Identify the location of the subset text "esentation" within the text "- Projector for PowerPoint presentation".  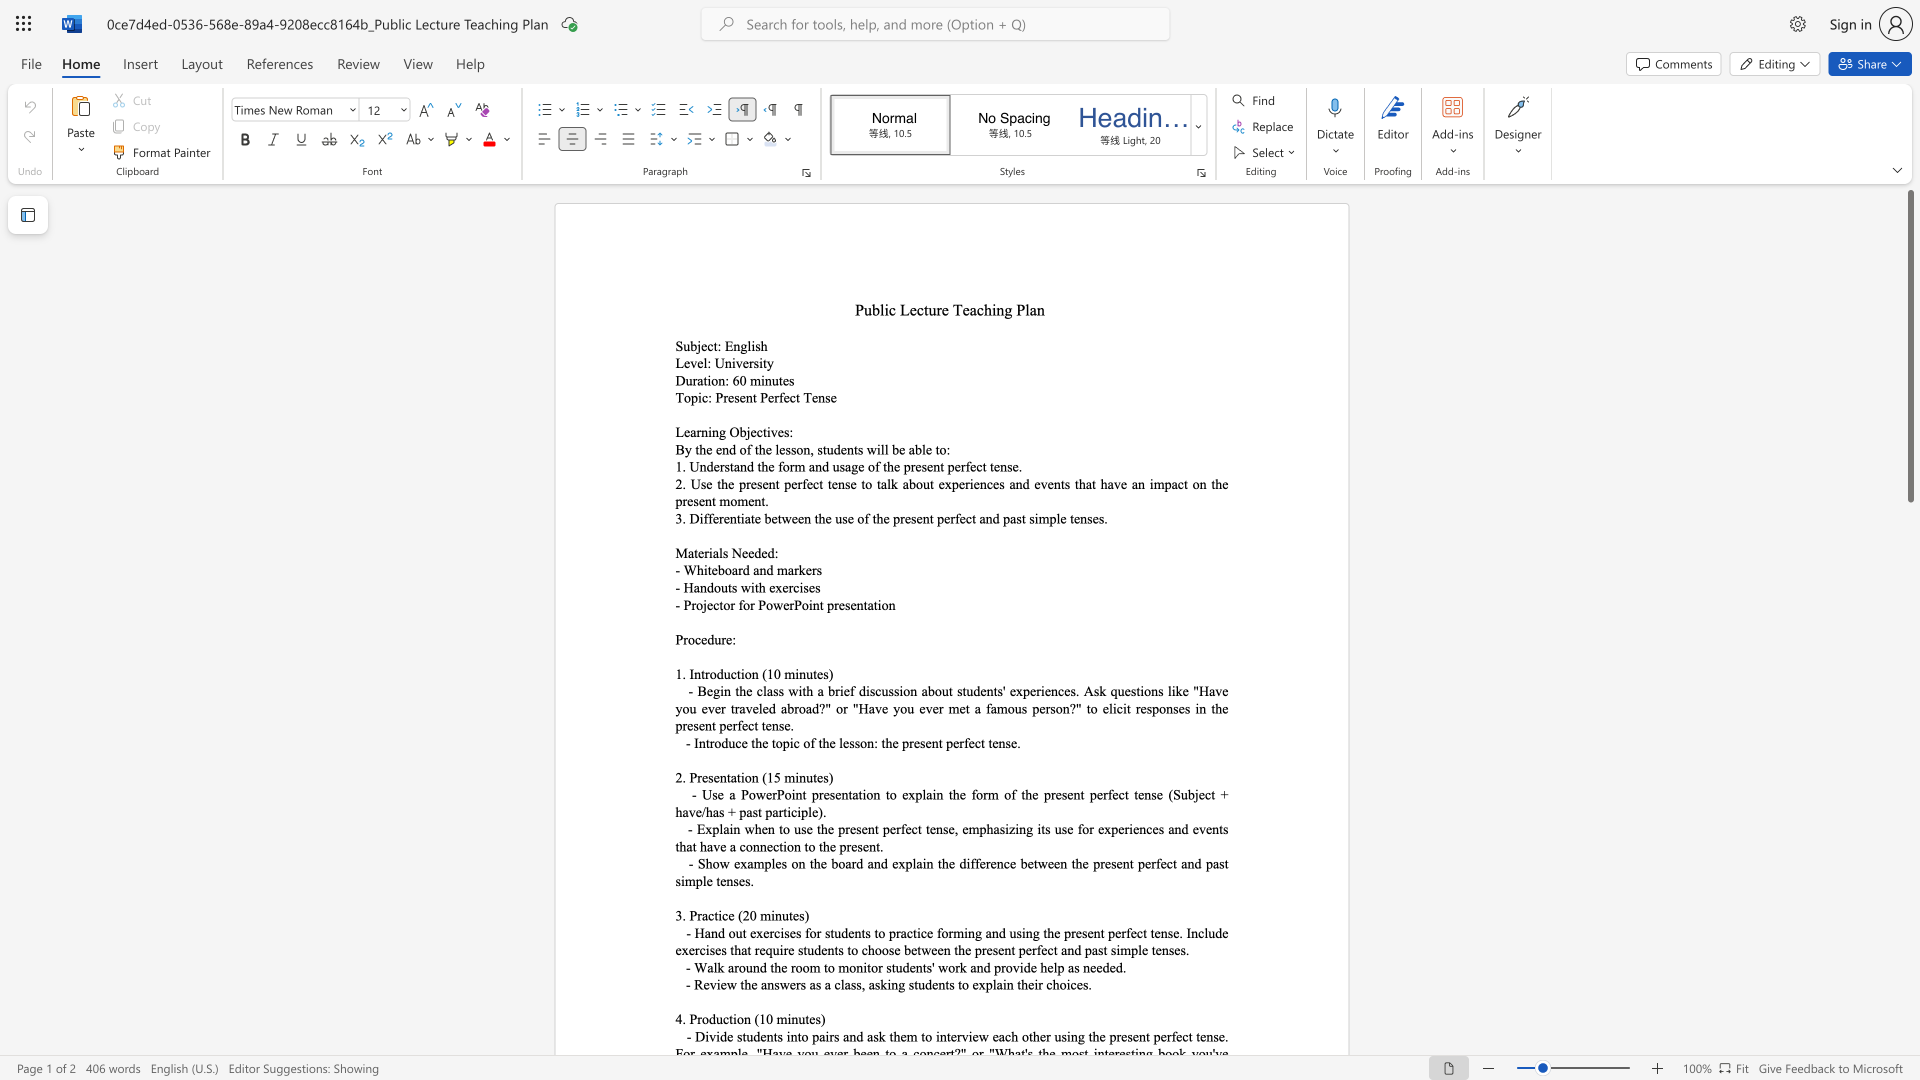
(838, 604).